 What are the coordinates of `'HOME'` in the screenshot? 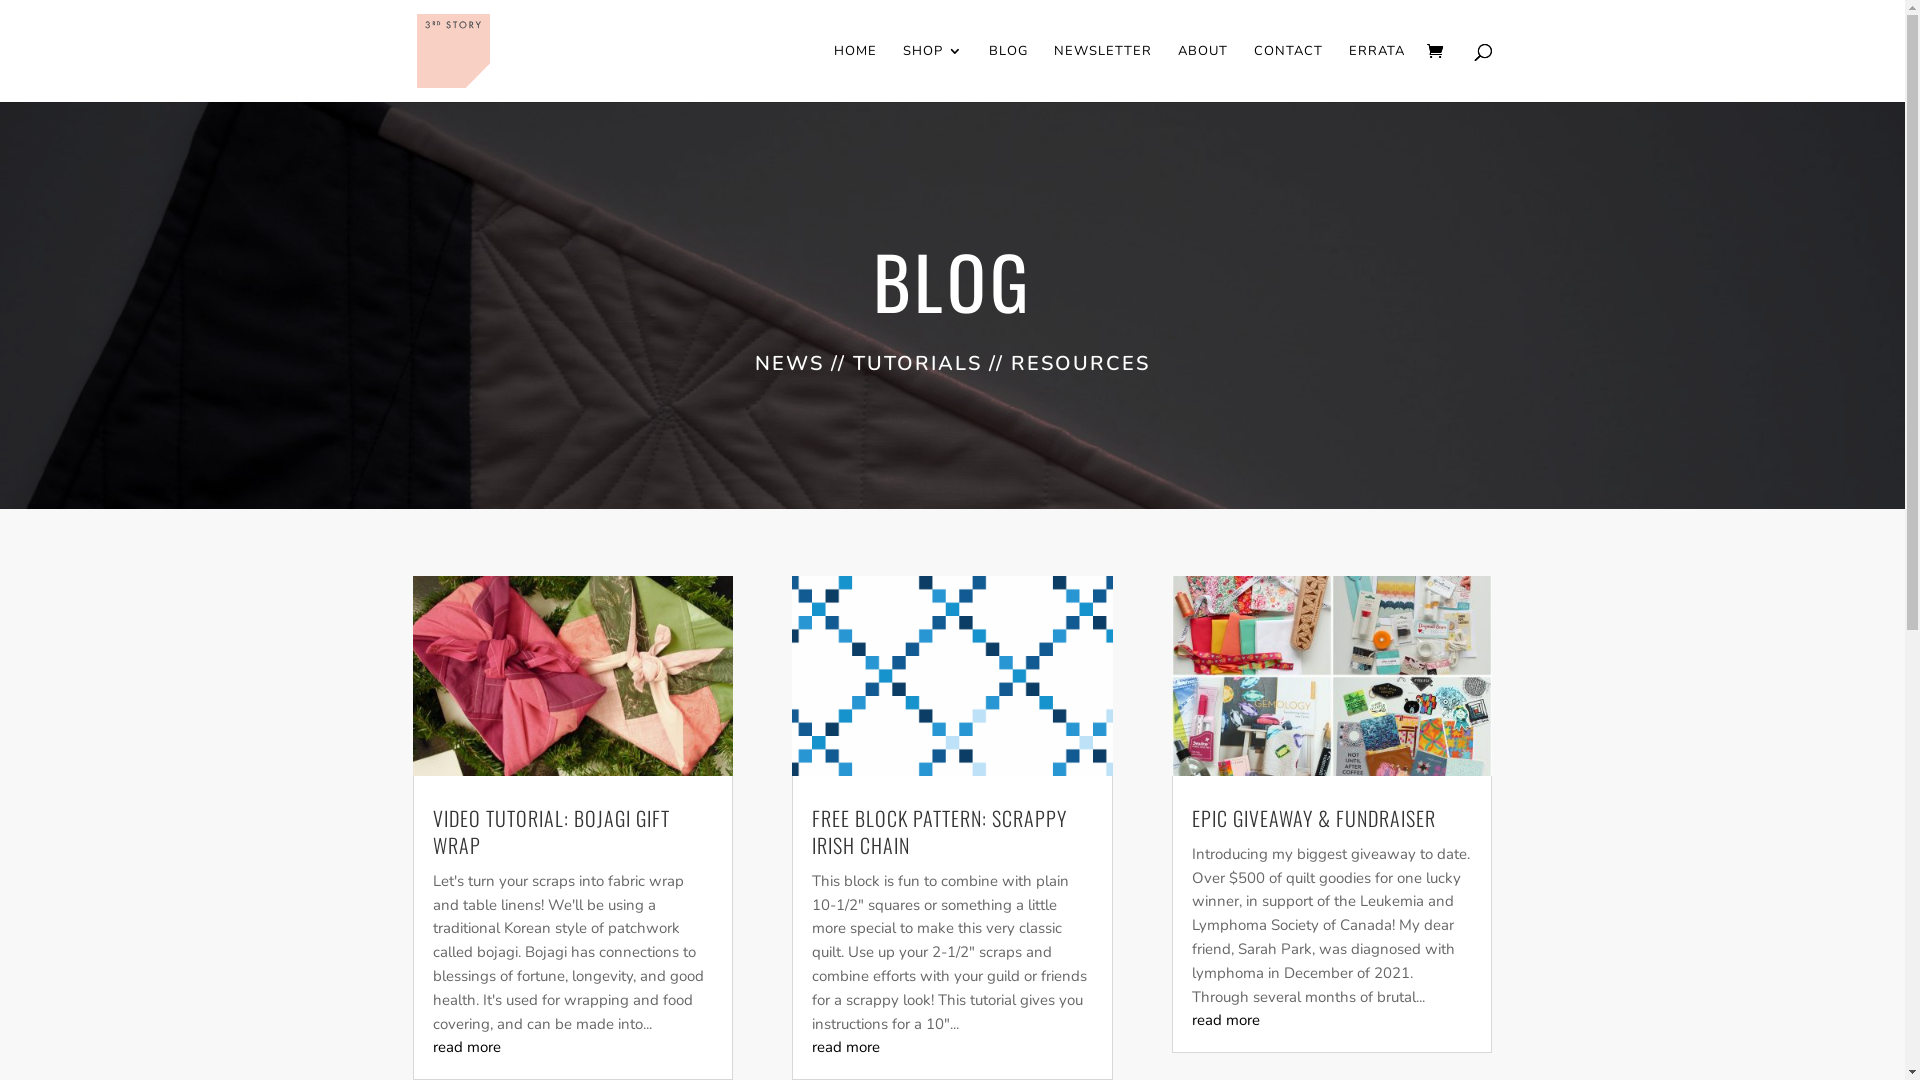 It's located at (855, 72).